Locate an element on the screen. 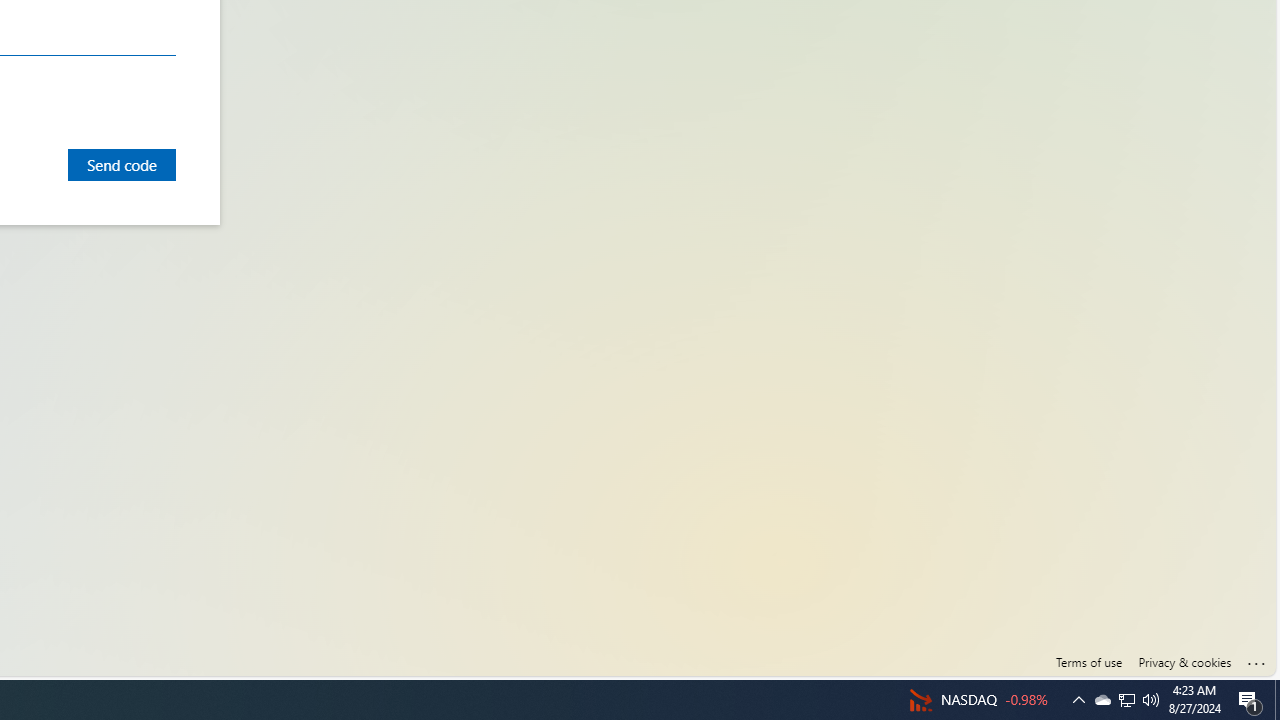 The width and height of the screenshot is (1280, 720). 'Click here for troubleshooting information' is located at coordinates (1256, 659).